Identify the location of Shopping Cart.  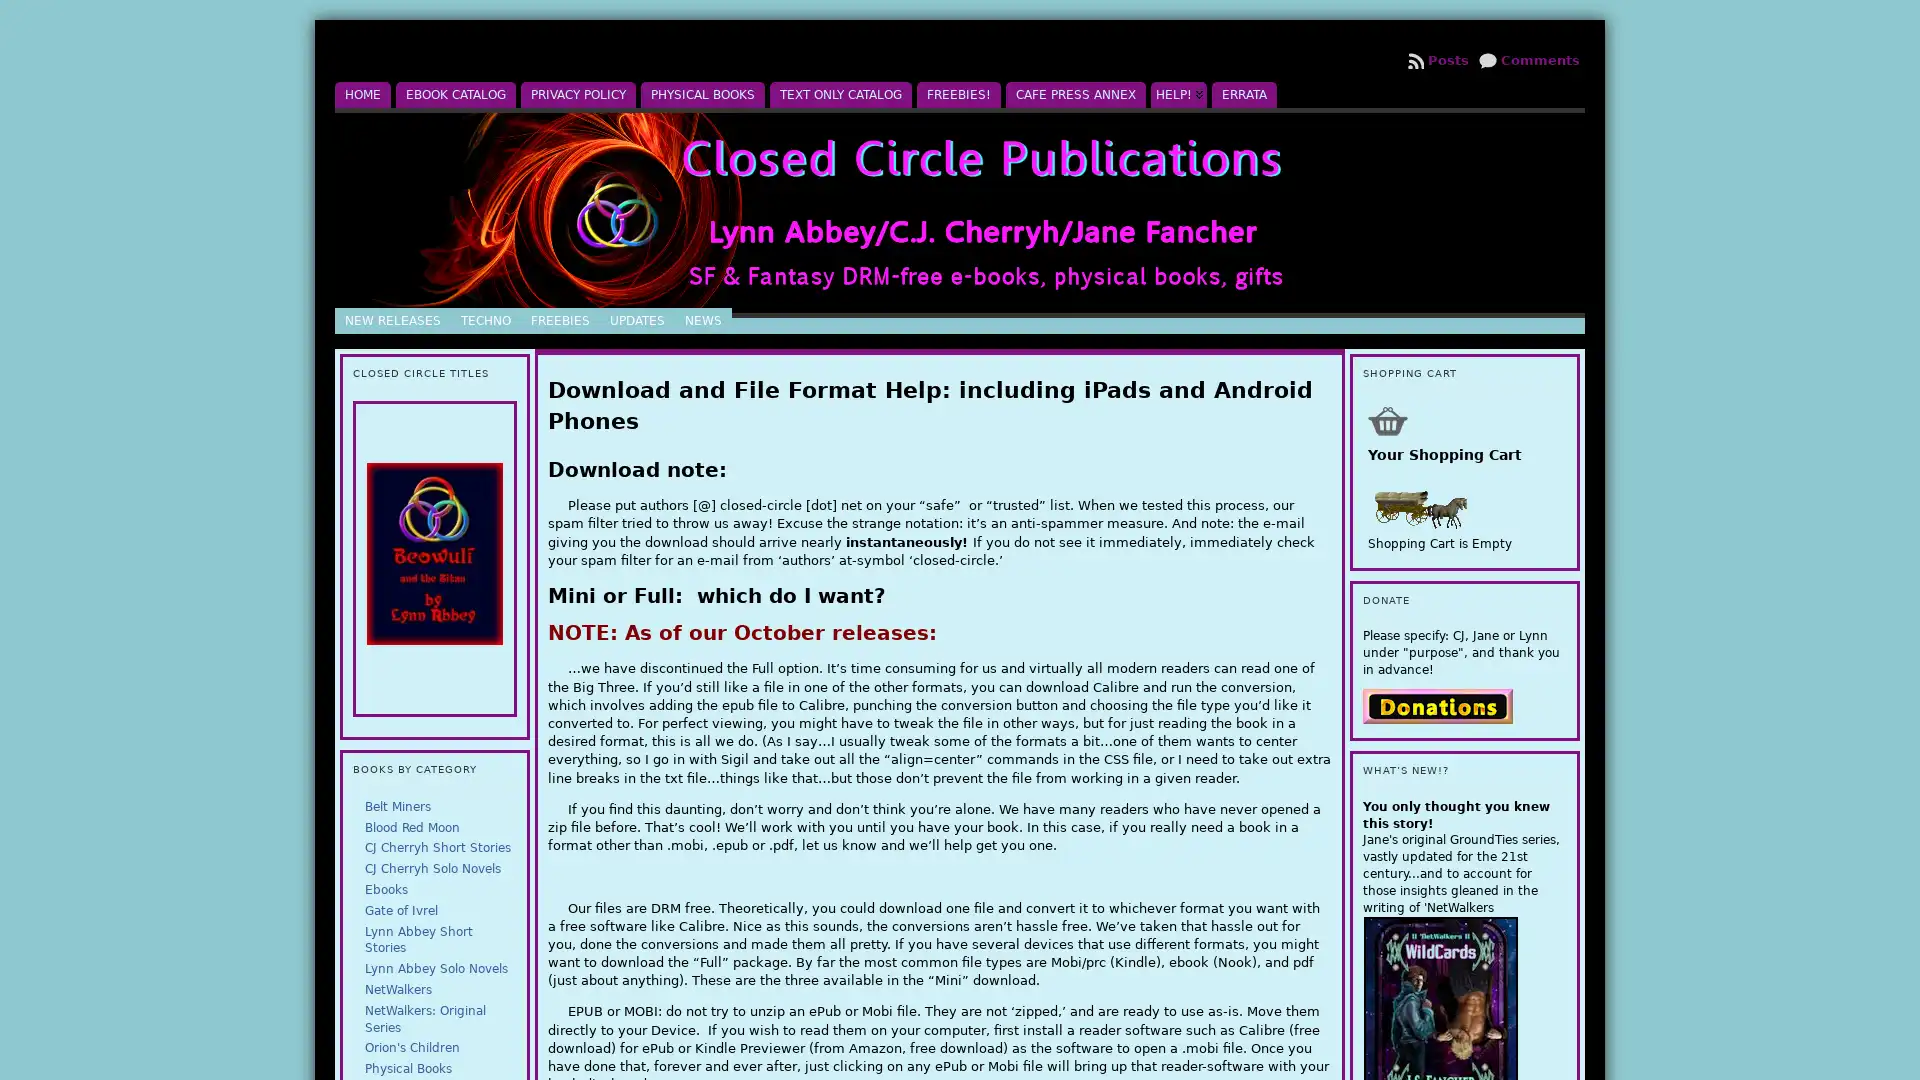
(1386, 419).